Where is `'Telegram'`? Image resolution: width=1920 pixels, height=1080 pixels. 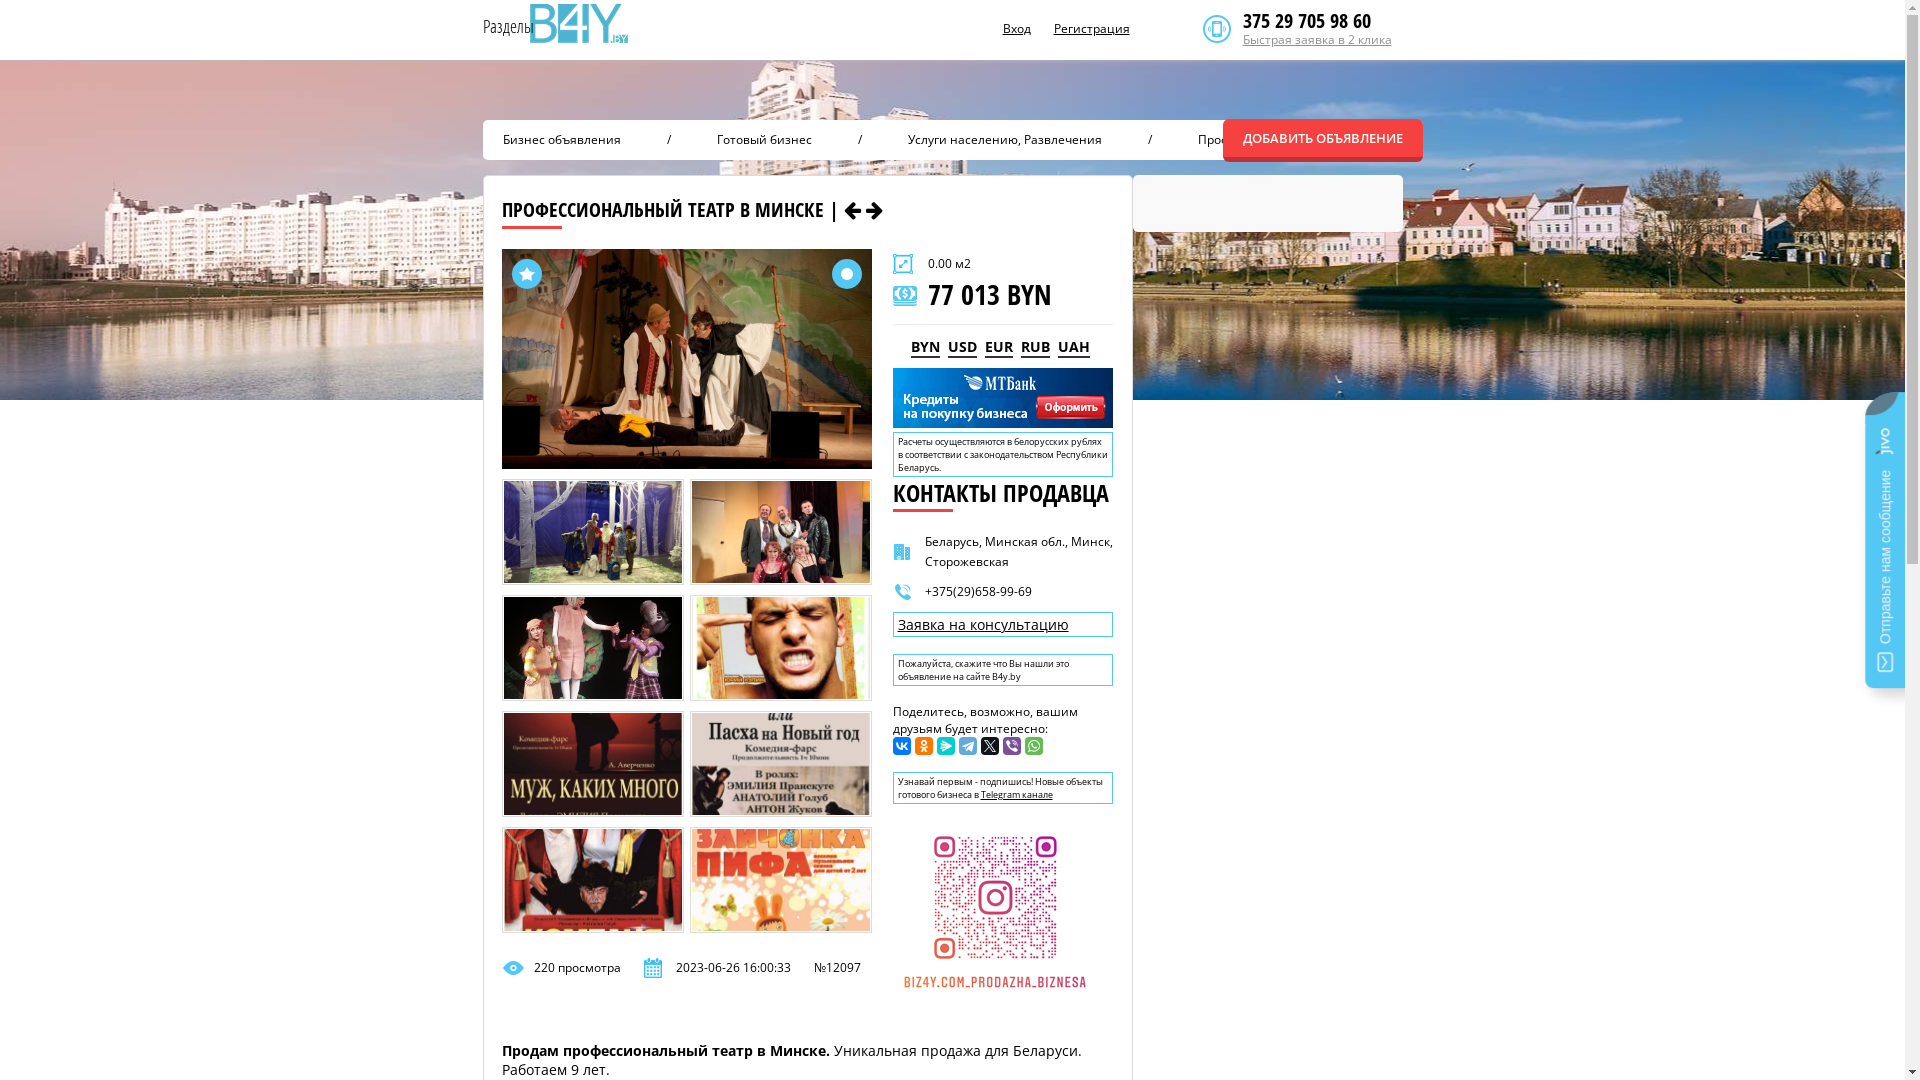
'Telegram' is located at coordinates (966, 745).